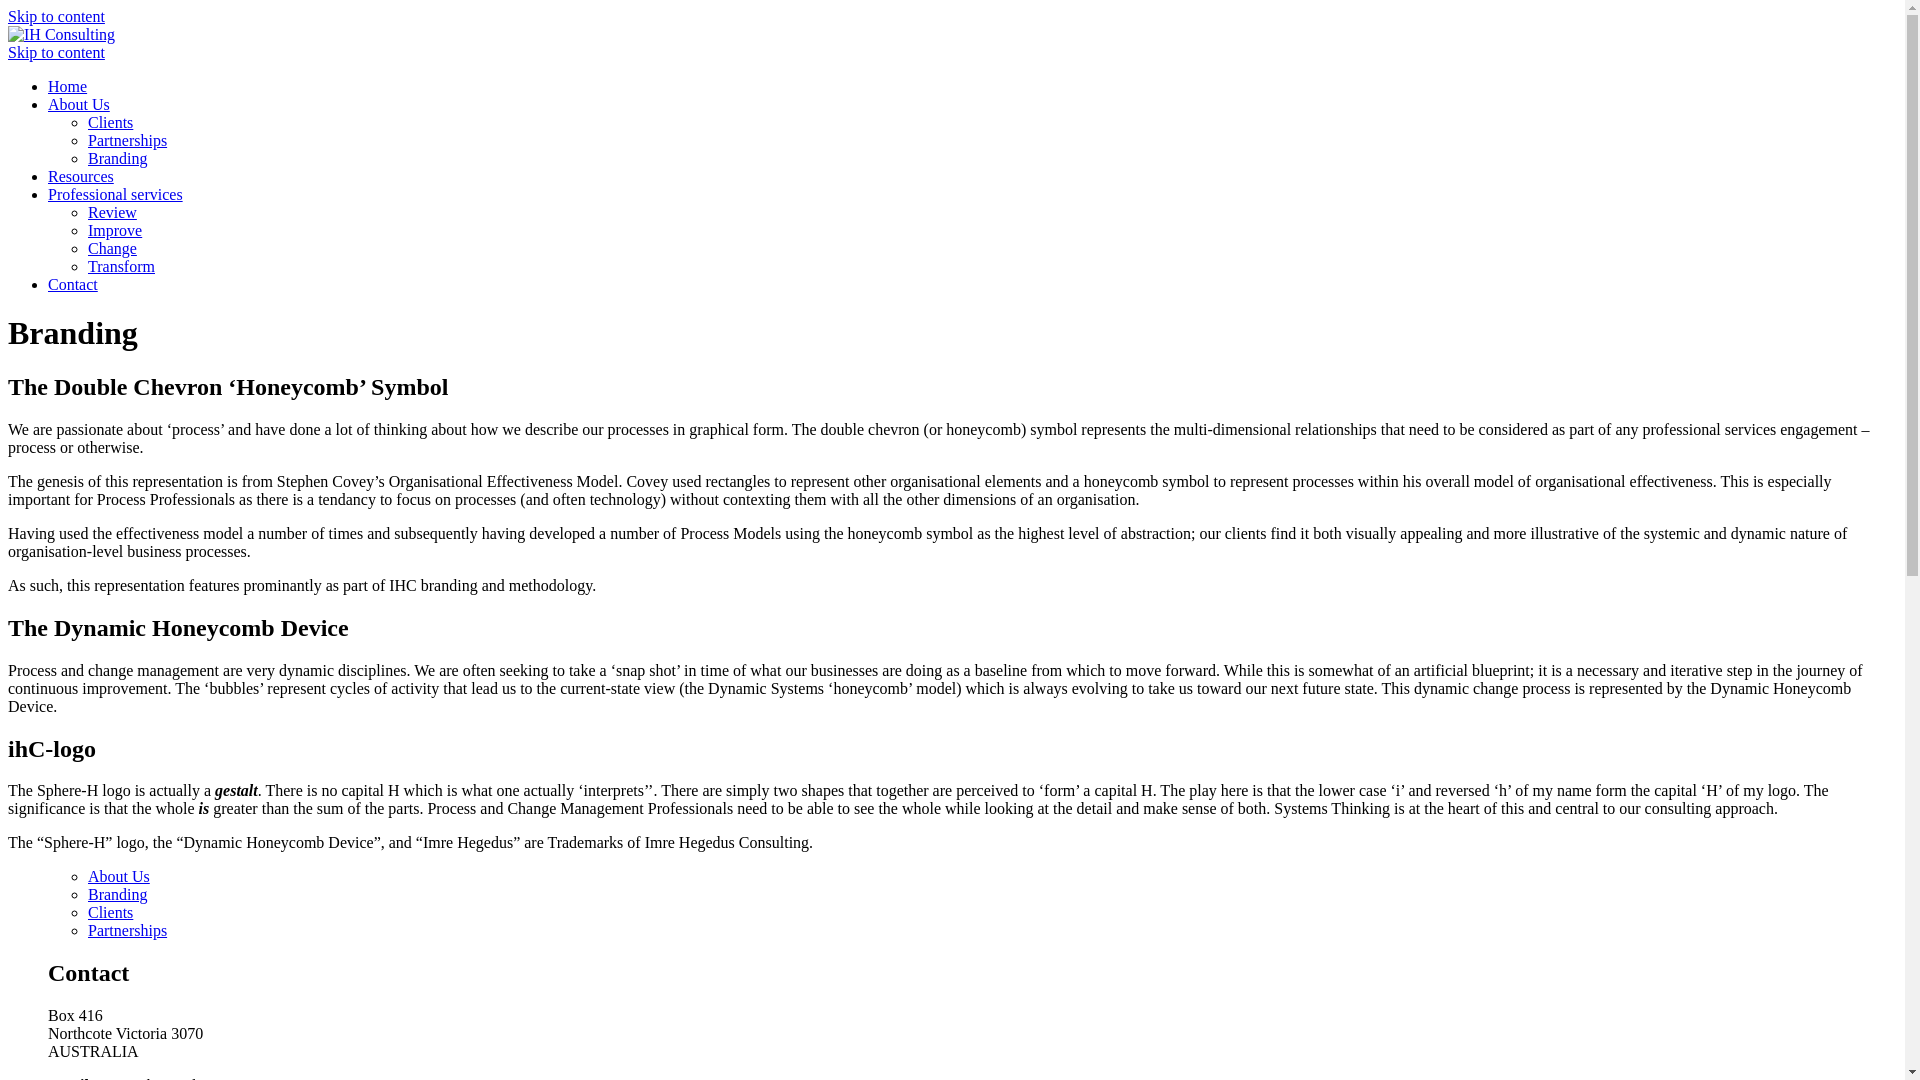 This screenshot has height=1080, width=1920. Describe the element at coordinates (86, 157) in the screenshot. I see `'Branding'` at that location.